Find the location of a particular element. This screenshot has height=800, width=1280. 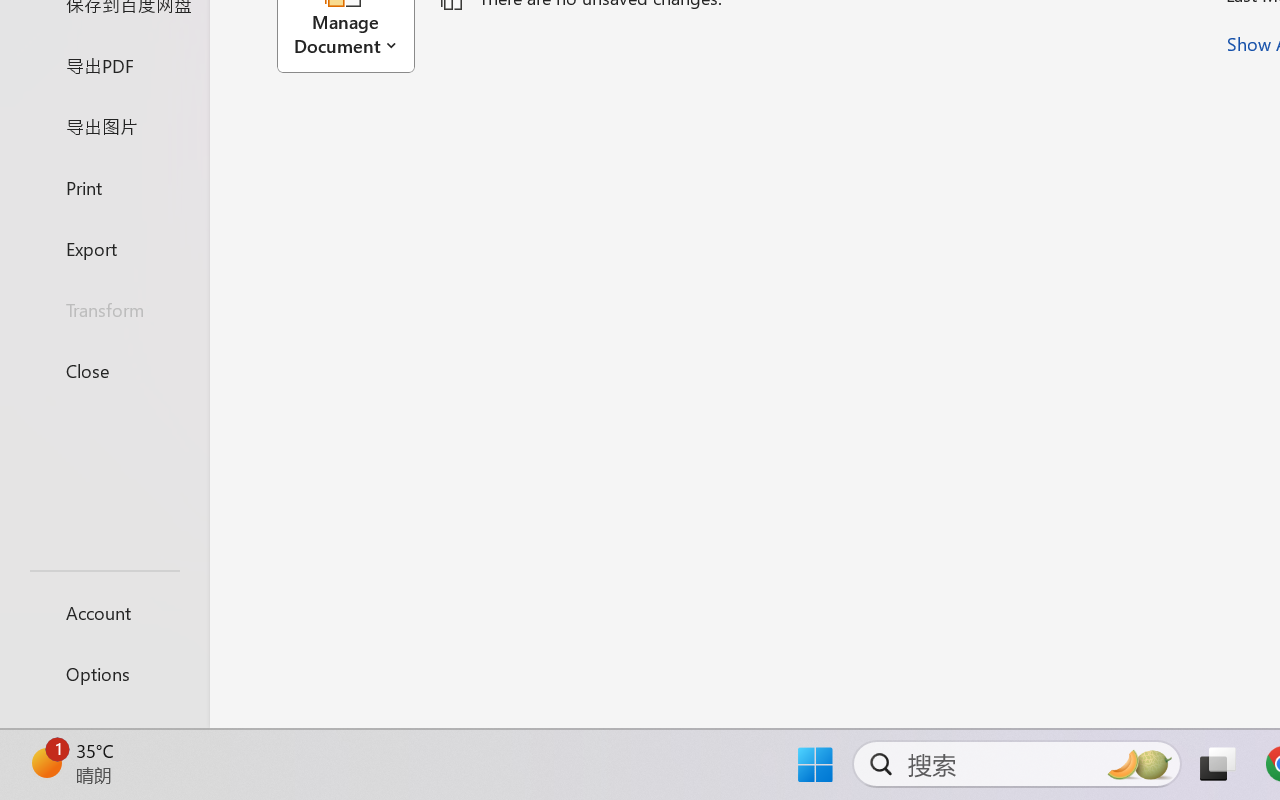

'Options' is located at coordinates (103, 673).